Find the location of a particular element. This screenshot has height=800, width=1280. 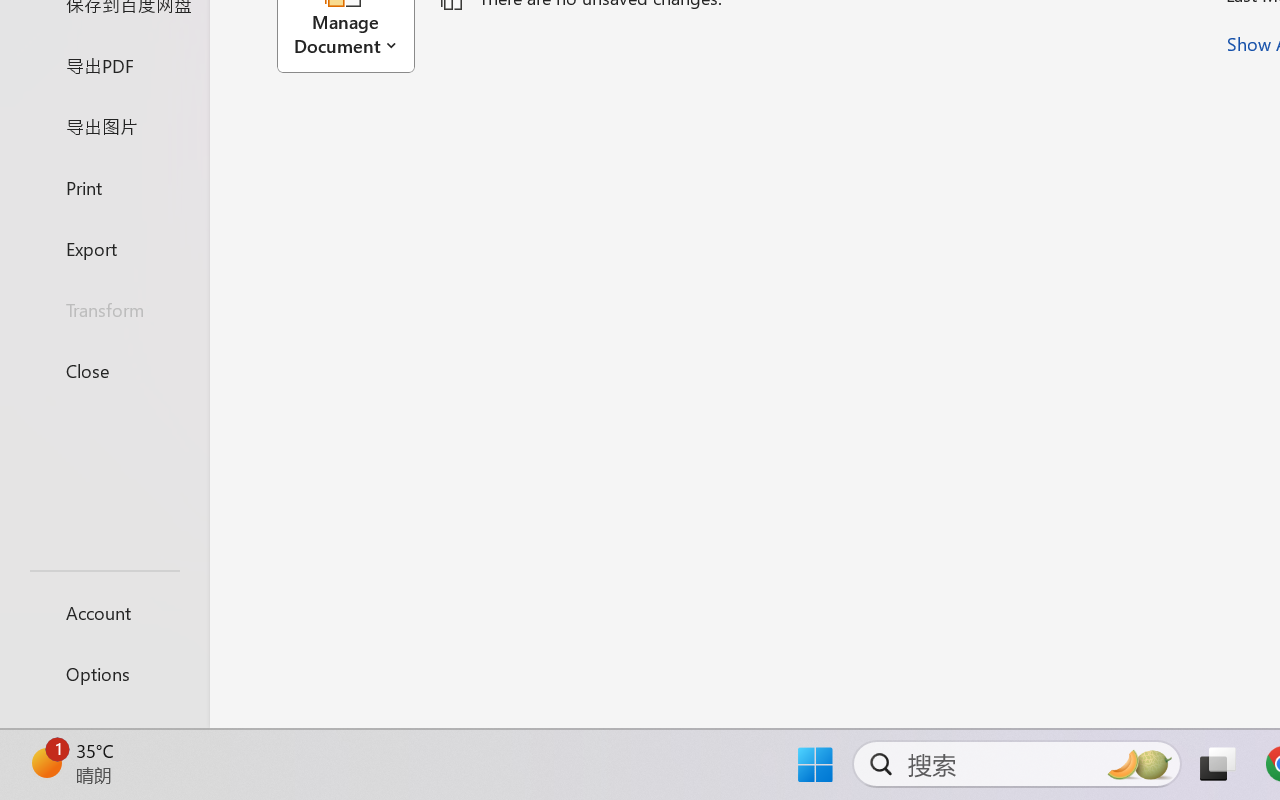

'Options' is located at coordinates (103, 673).